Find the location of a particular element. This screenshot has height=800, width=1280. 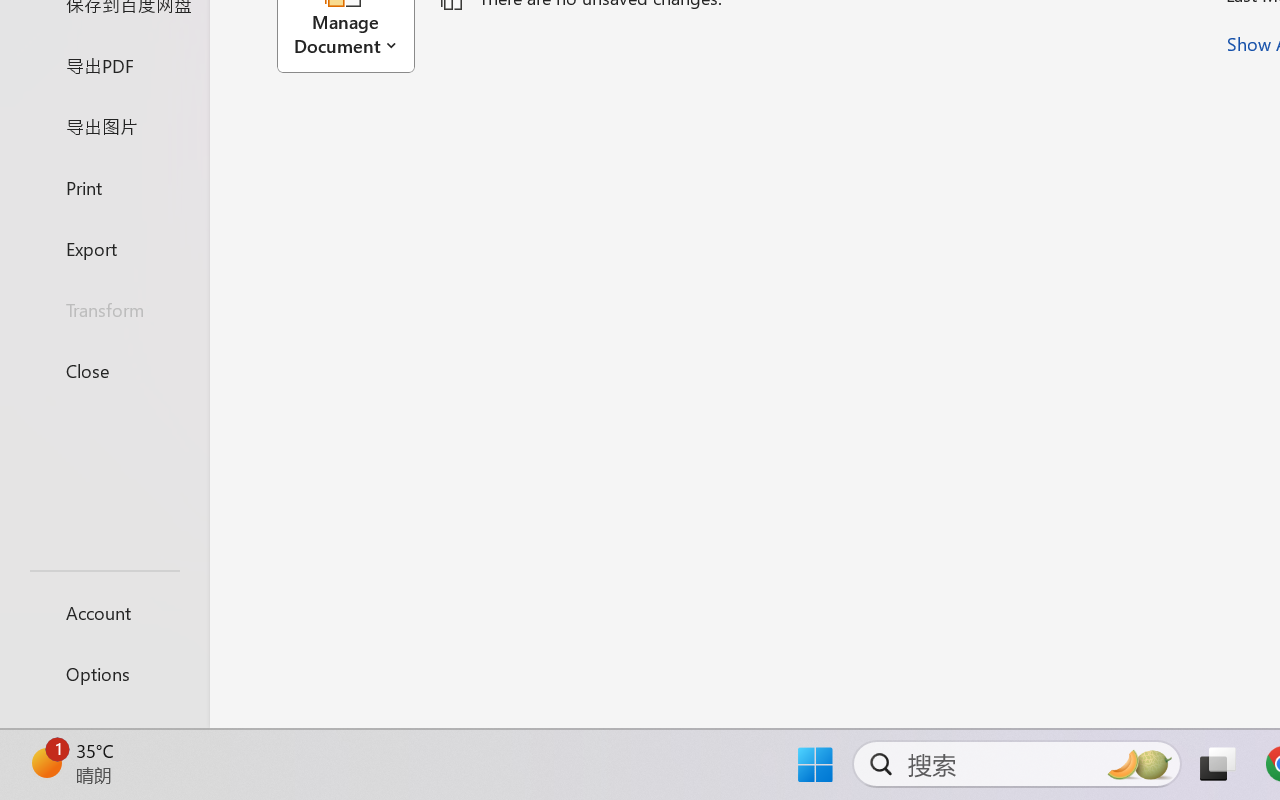

'Options' is located at coordinates (103, 673).